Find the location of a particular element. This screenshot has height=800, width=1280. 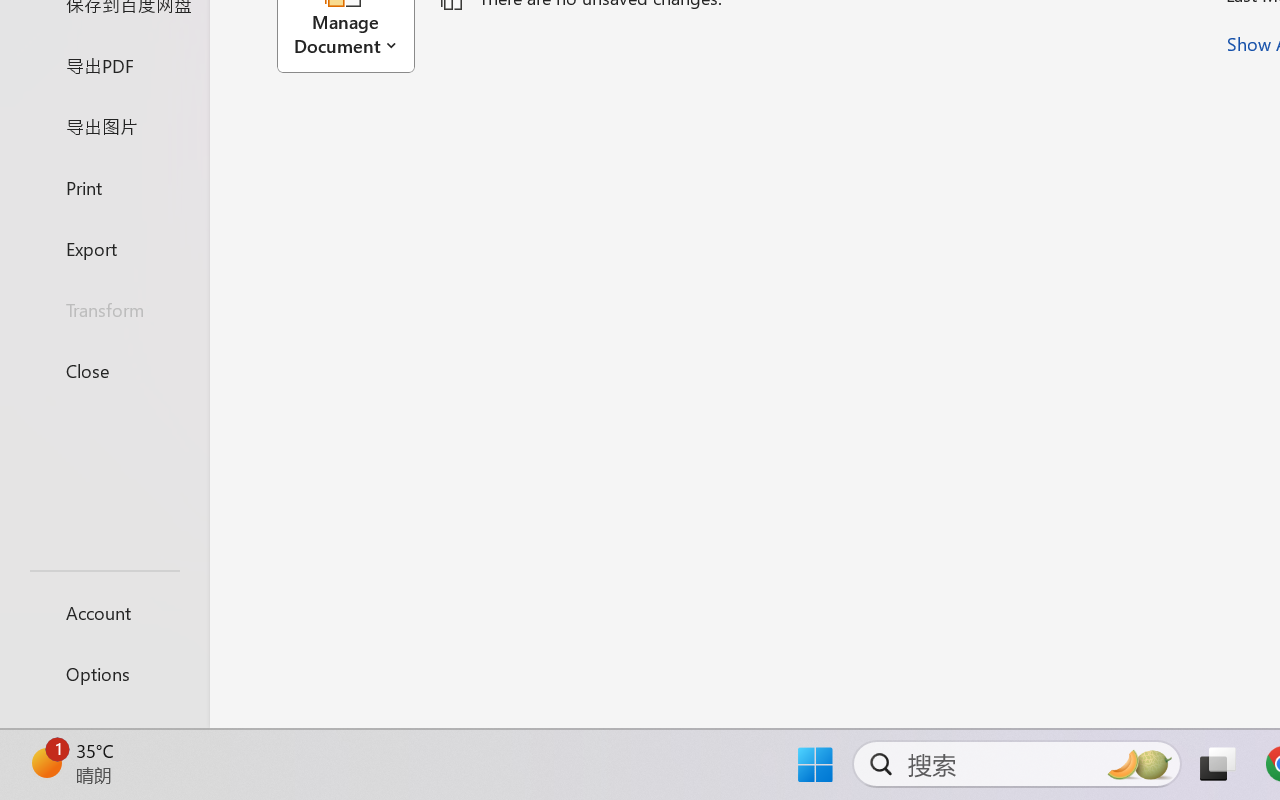

'Options' is located at coordinates (103, 673).